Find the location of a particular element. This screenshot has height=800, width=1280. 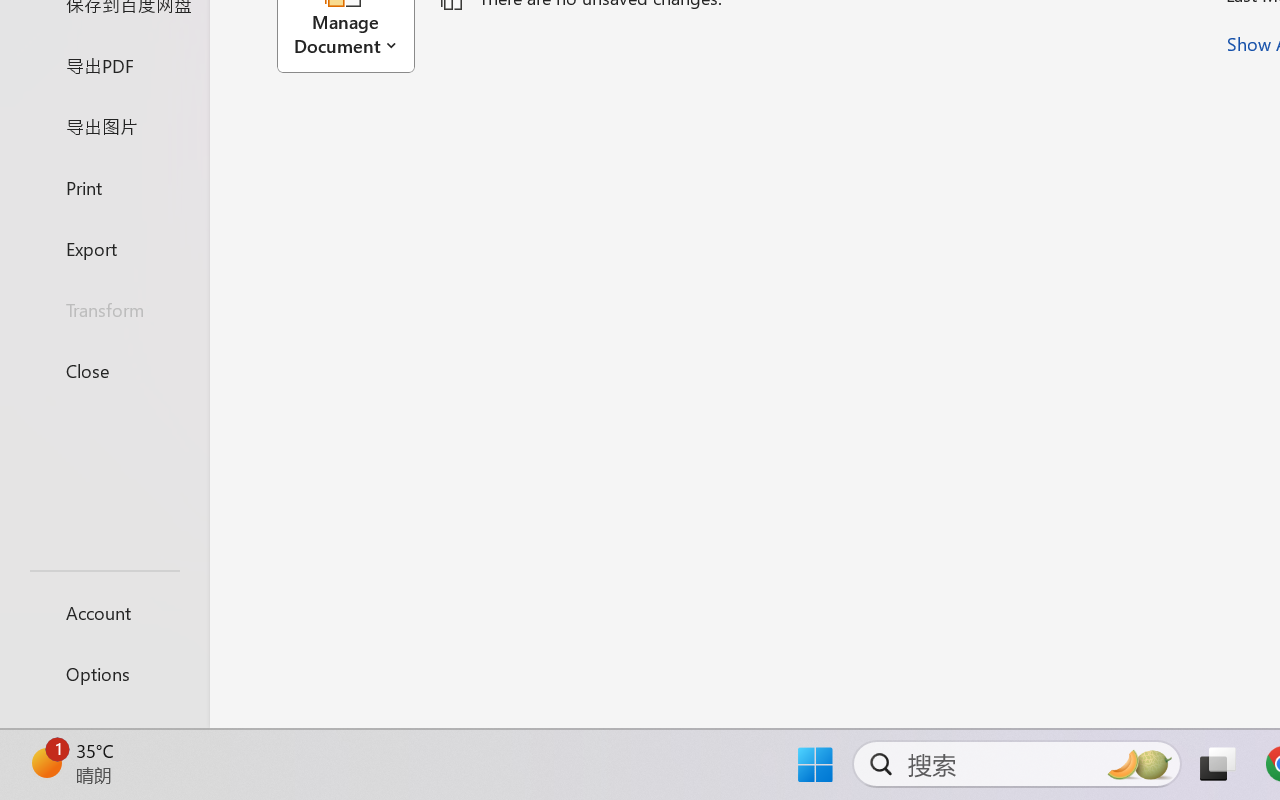

'Options' is located at coordinates (103, 673).